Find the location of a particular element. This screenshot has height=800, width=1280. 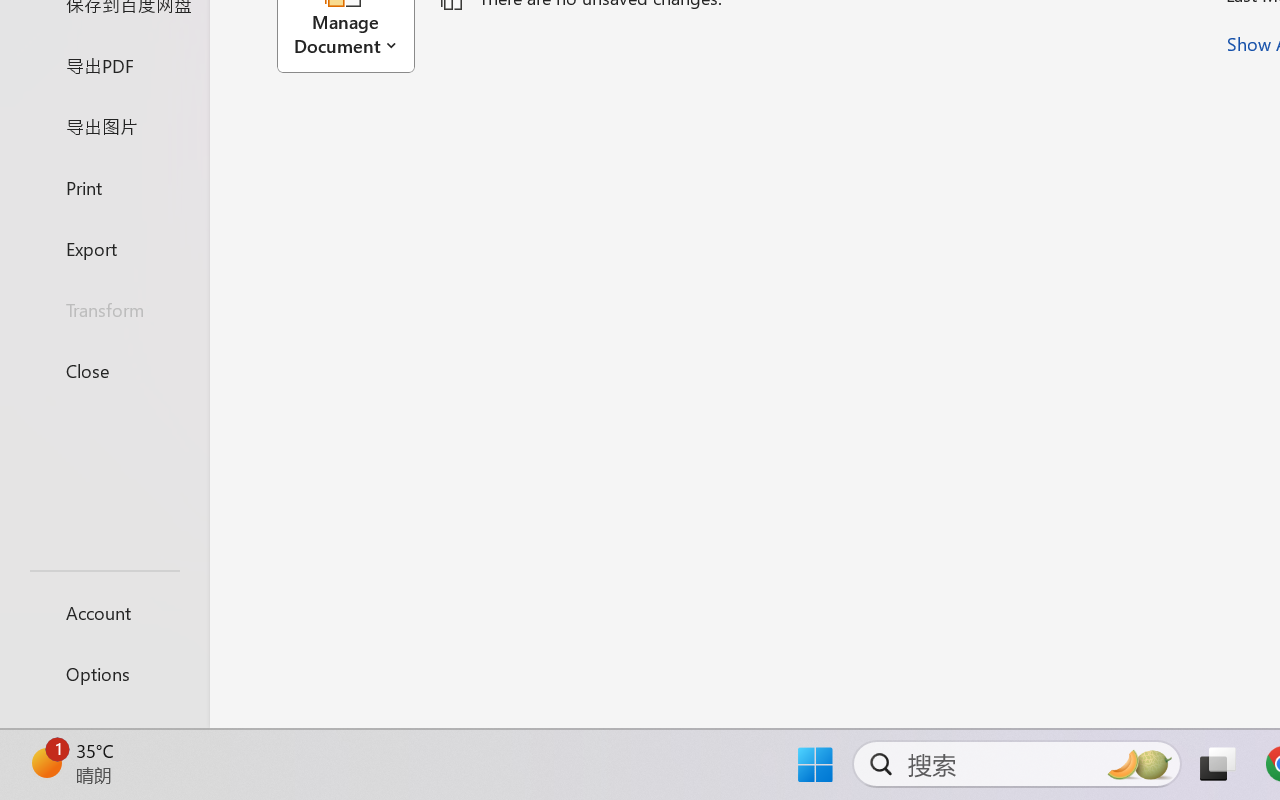

'Options' is located at coordinates (103, 673).